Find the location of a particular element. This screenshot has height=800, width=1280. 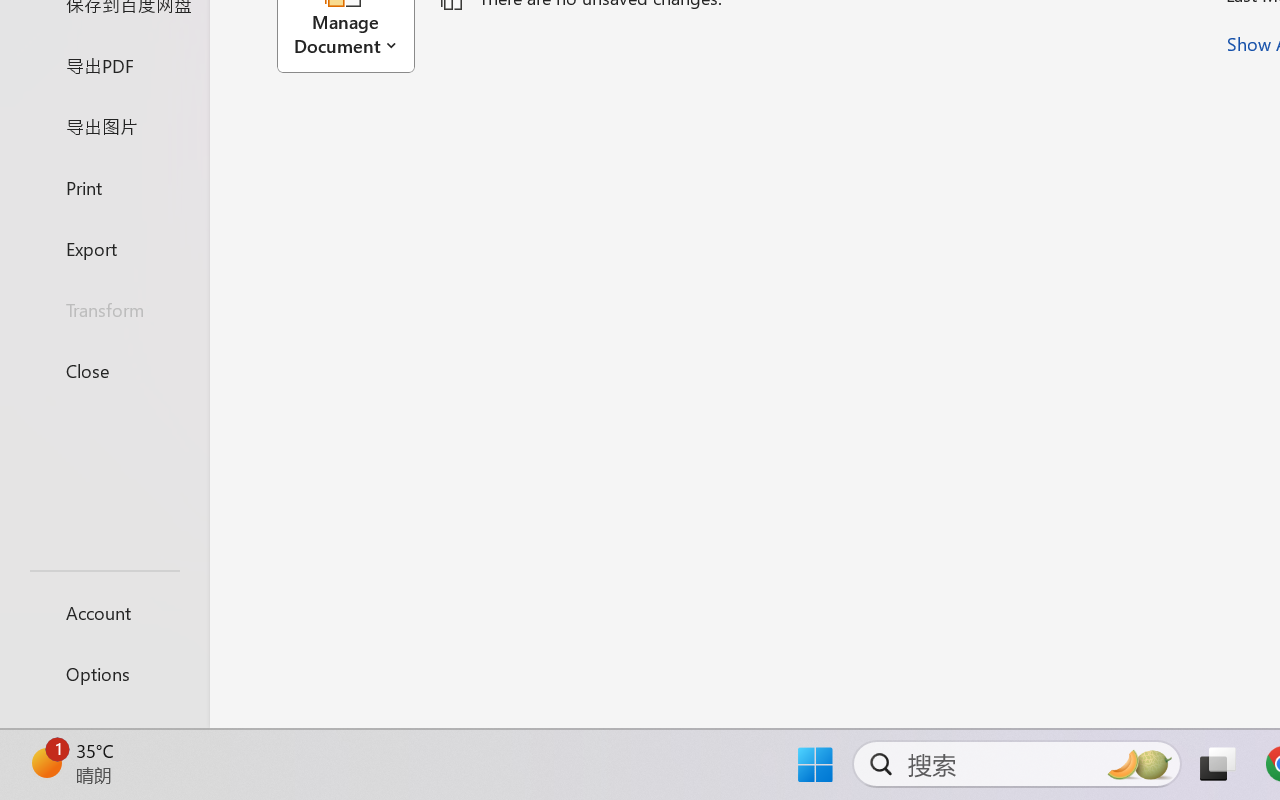

'Options' is located at coordinates (103, 673).